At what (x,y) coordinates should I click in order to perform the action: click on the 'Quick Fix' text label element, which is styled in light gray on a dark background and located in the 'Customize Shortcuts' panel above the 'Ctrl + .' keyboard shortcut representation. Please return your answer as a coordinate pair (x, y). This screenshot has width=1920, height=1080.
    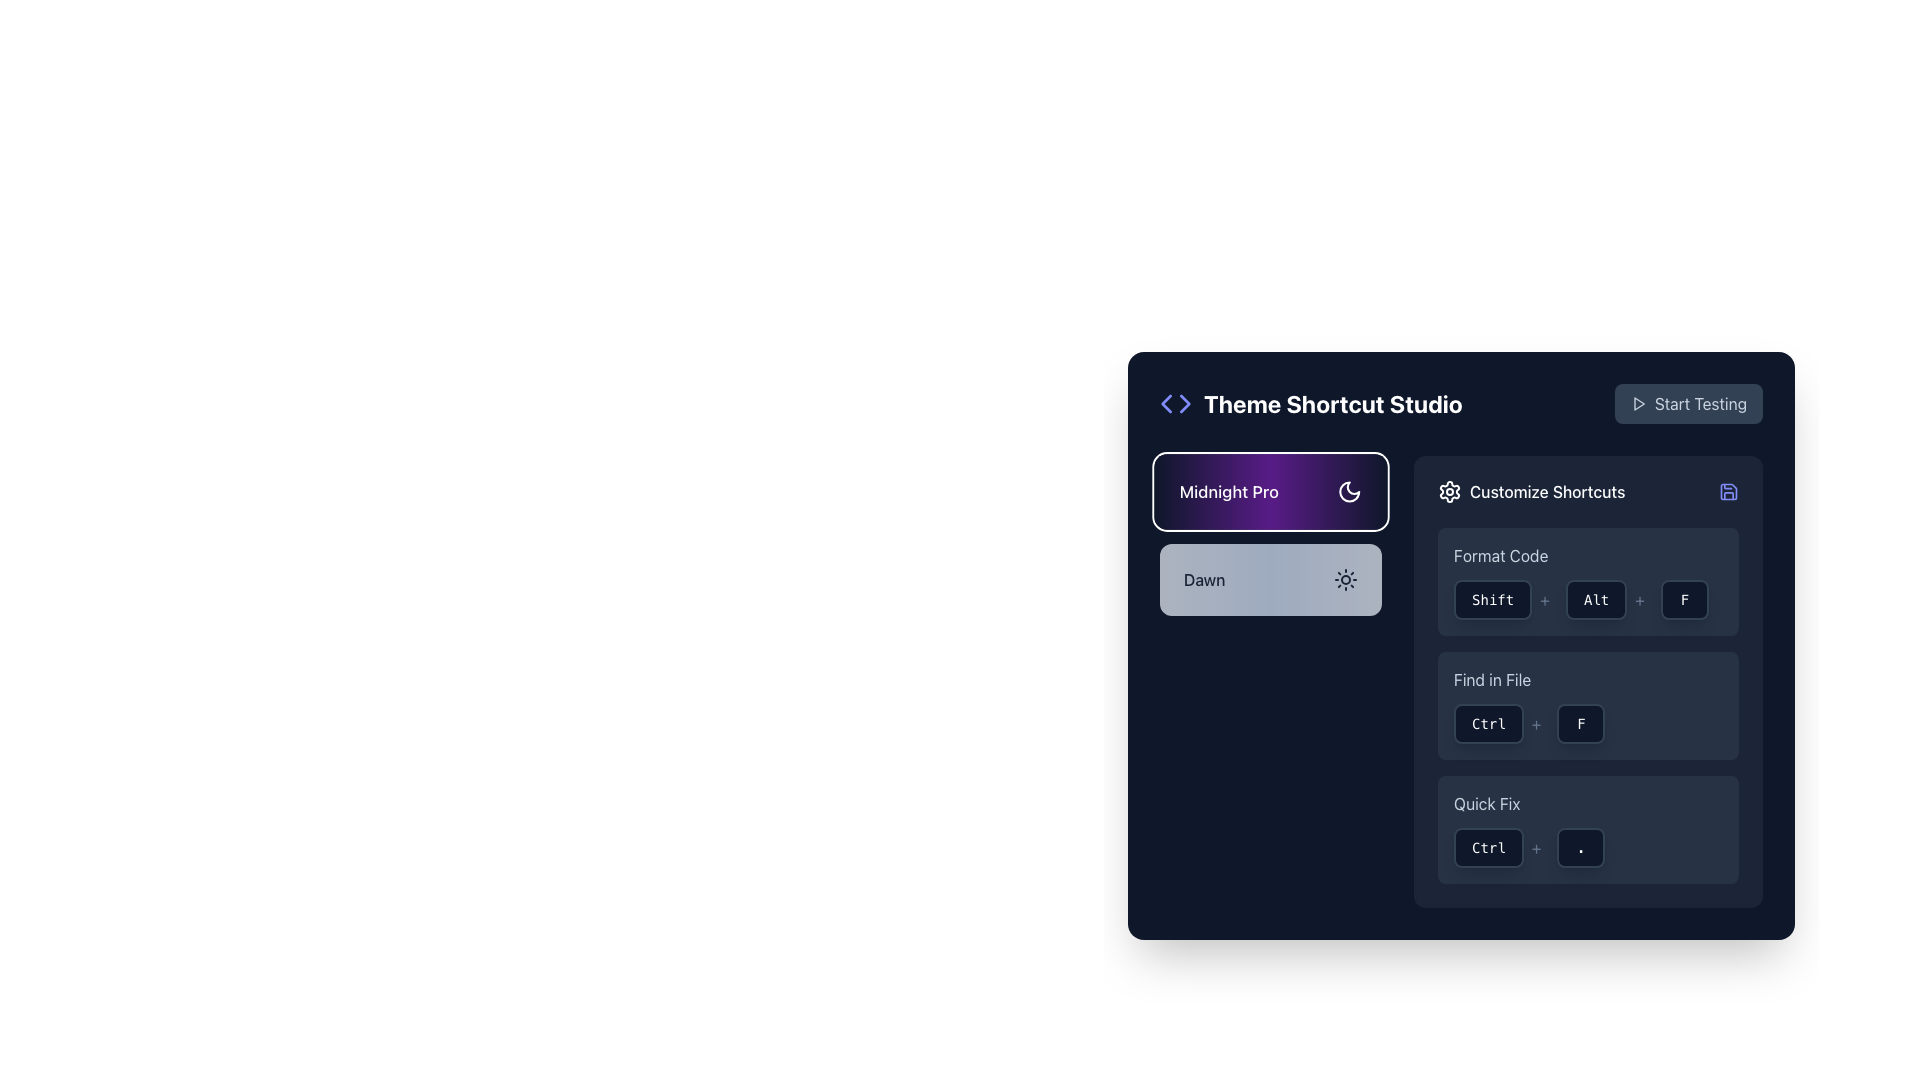
    Looking at the image, I should click on (1487, 802).